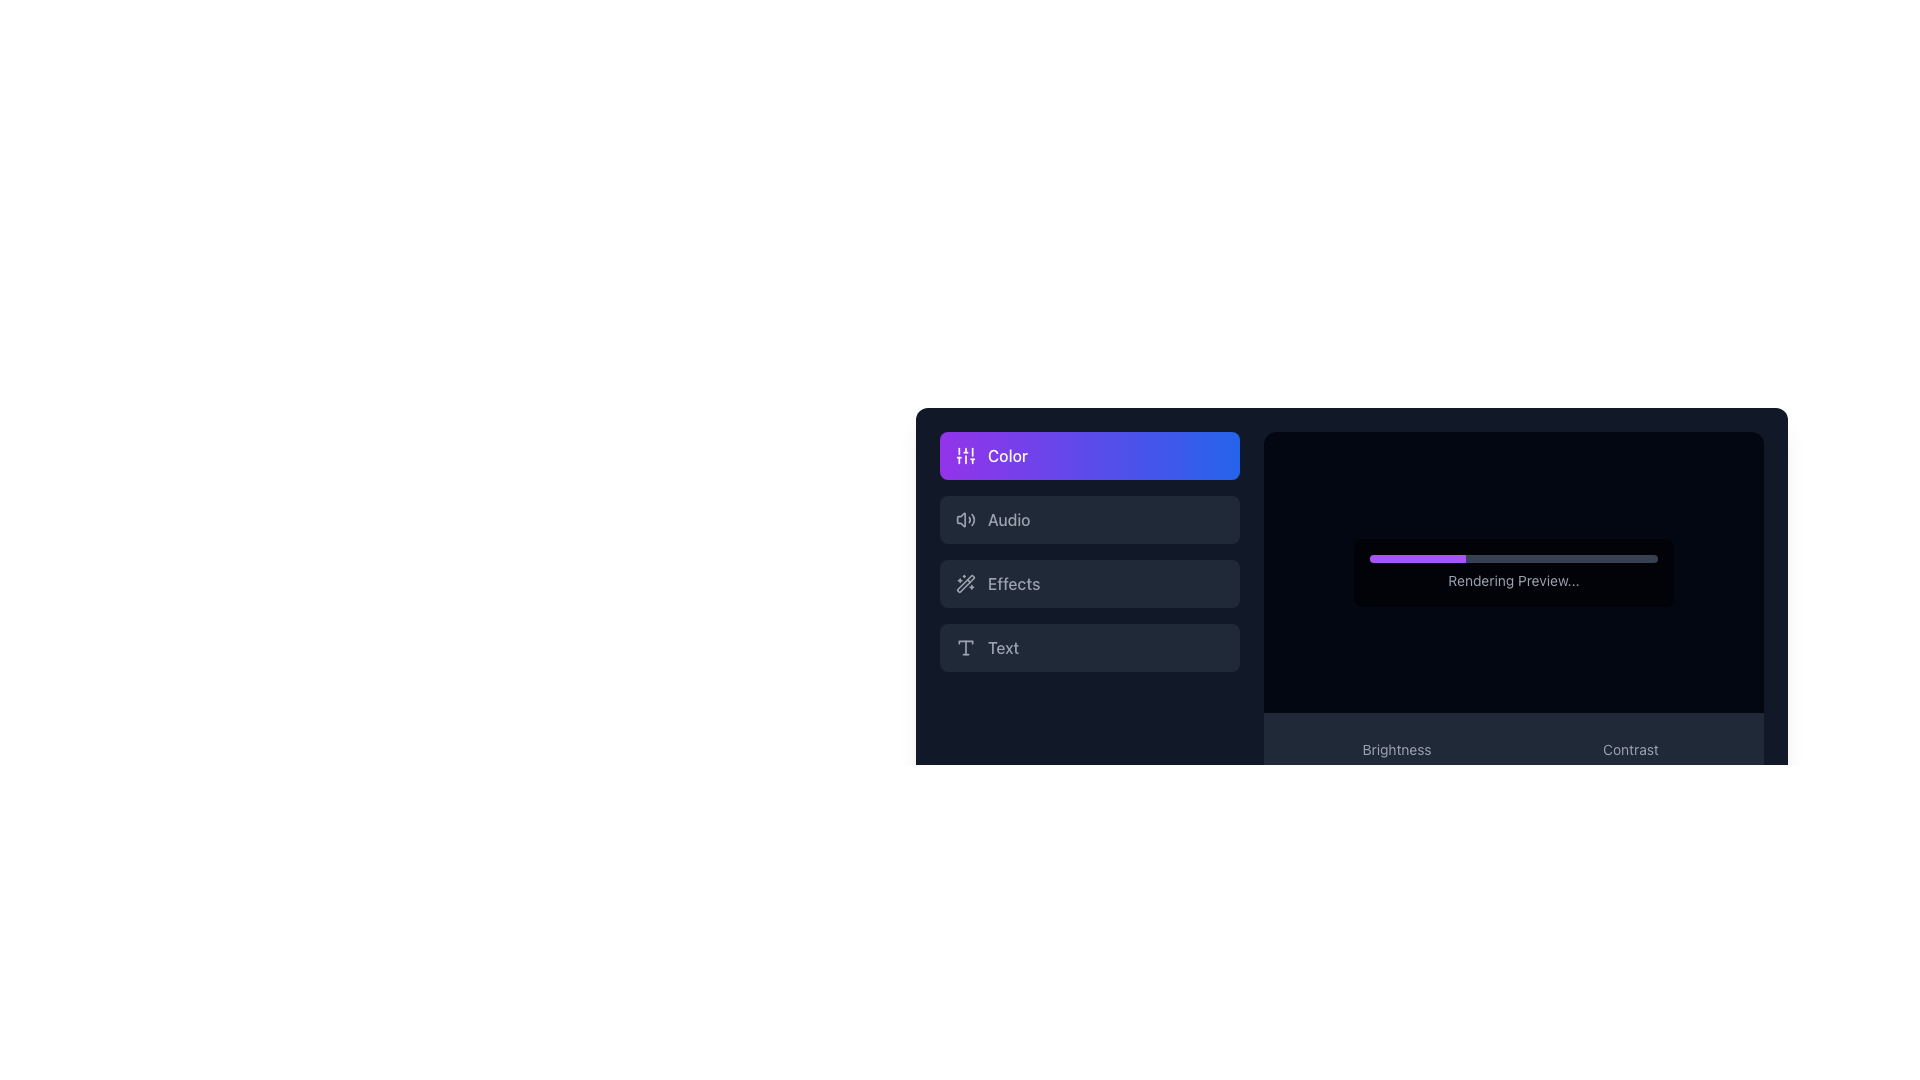 This screenshot has height=1080, width=1920. I want to click on the slider, so click(1471, 776).